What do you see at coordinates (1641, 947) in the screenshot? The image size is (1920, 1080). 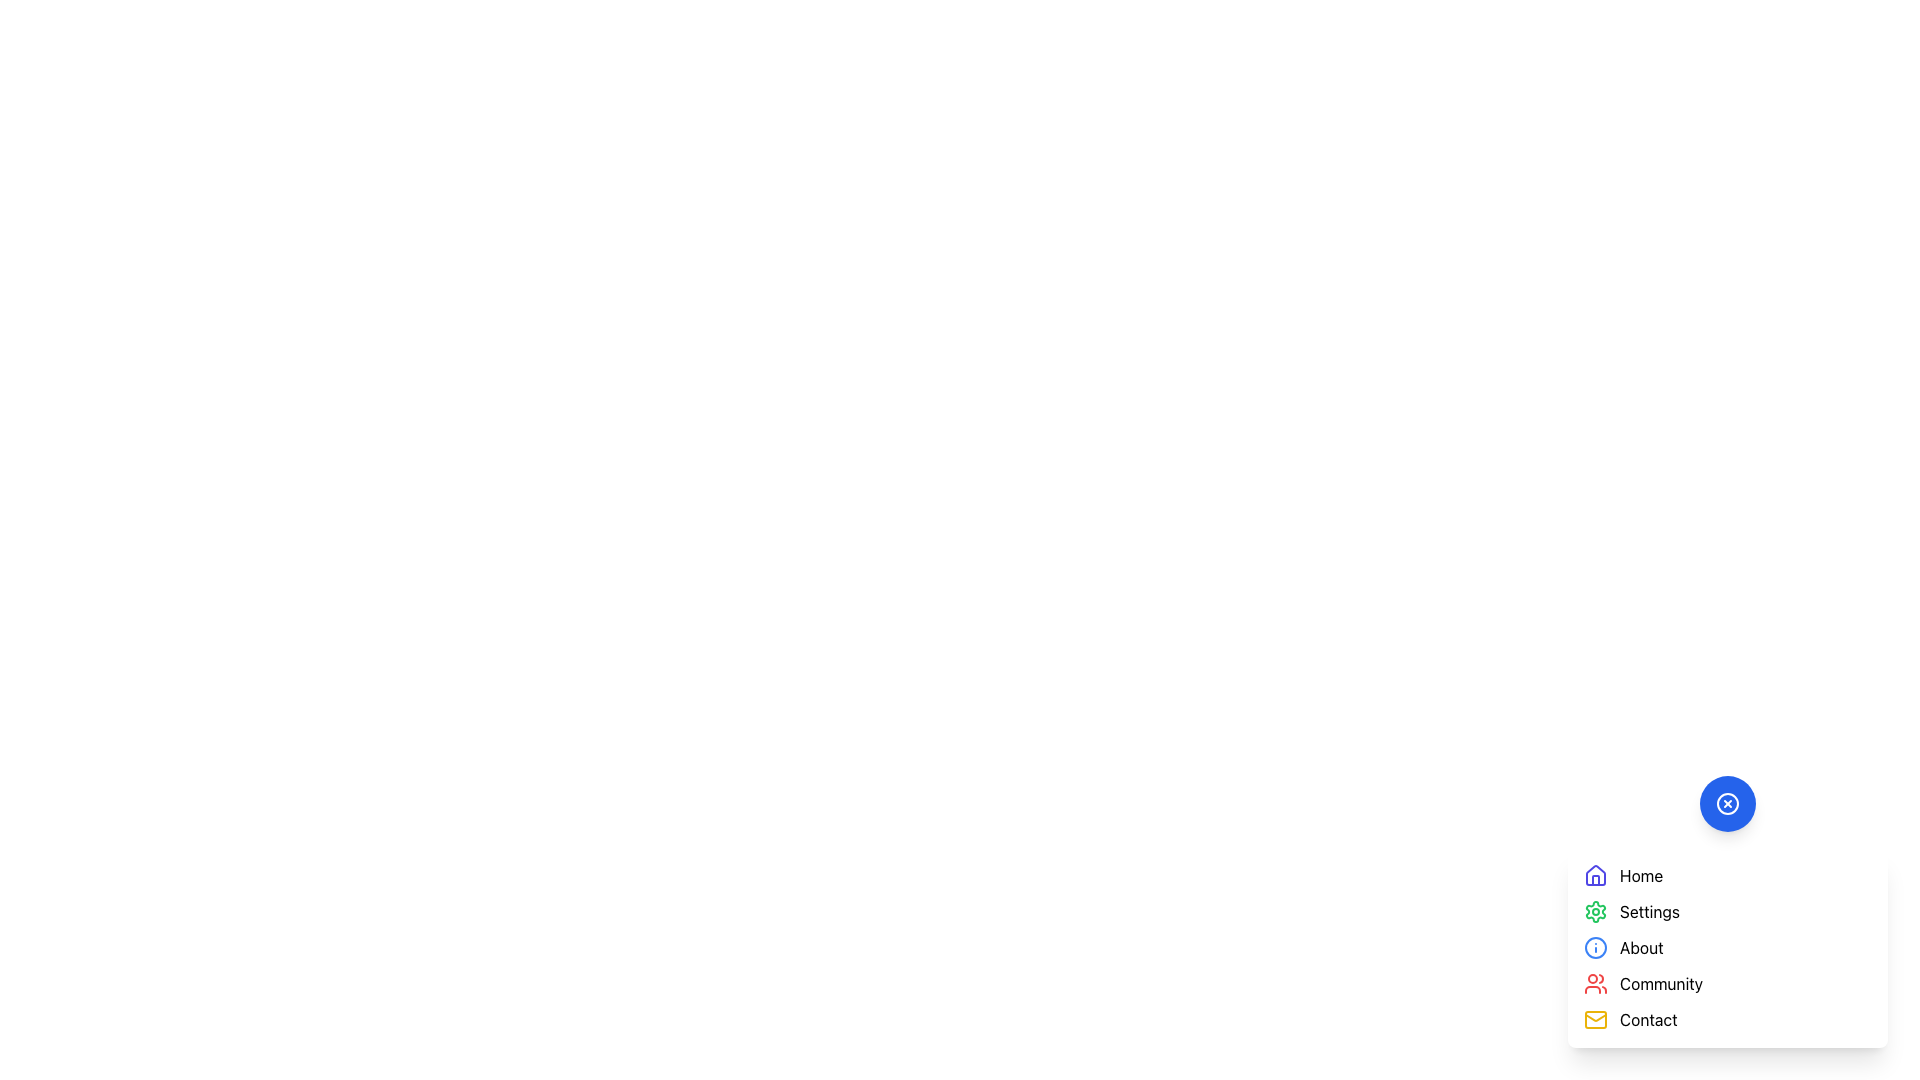 I see `the navigational menu option labeled 'About'` at bounding box center [1641, 947].